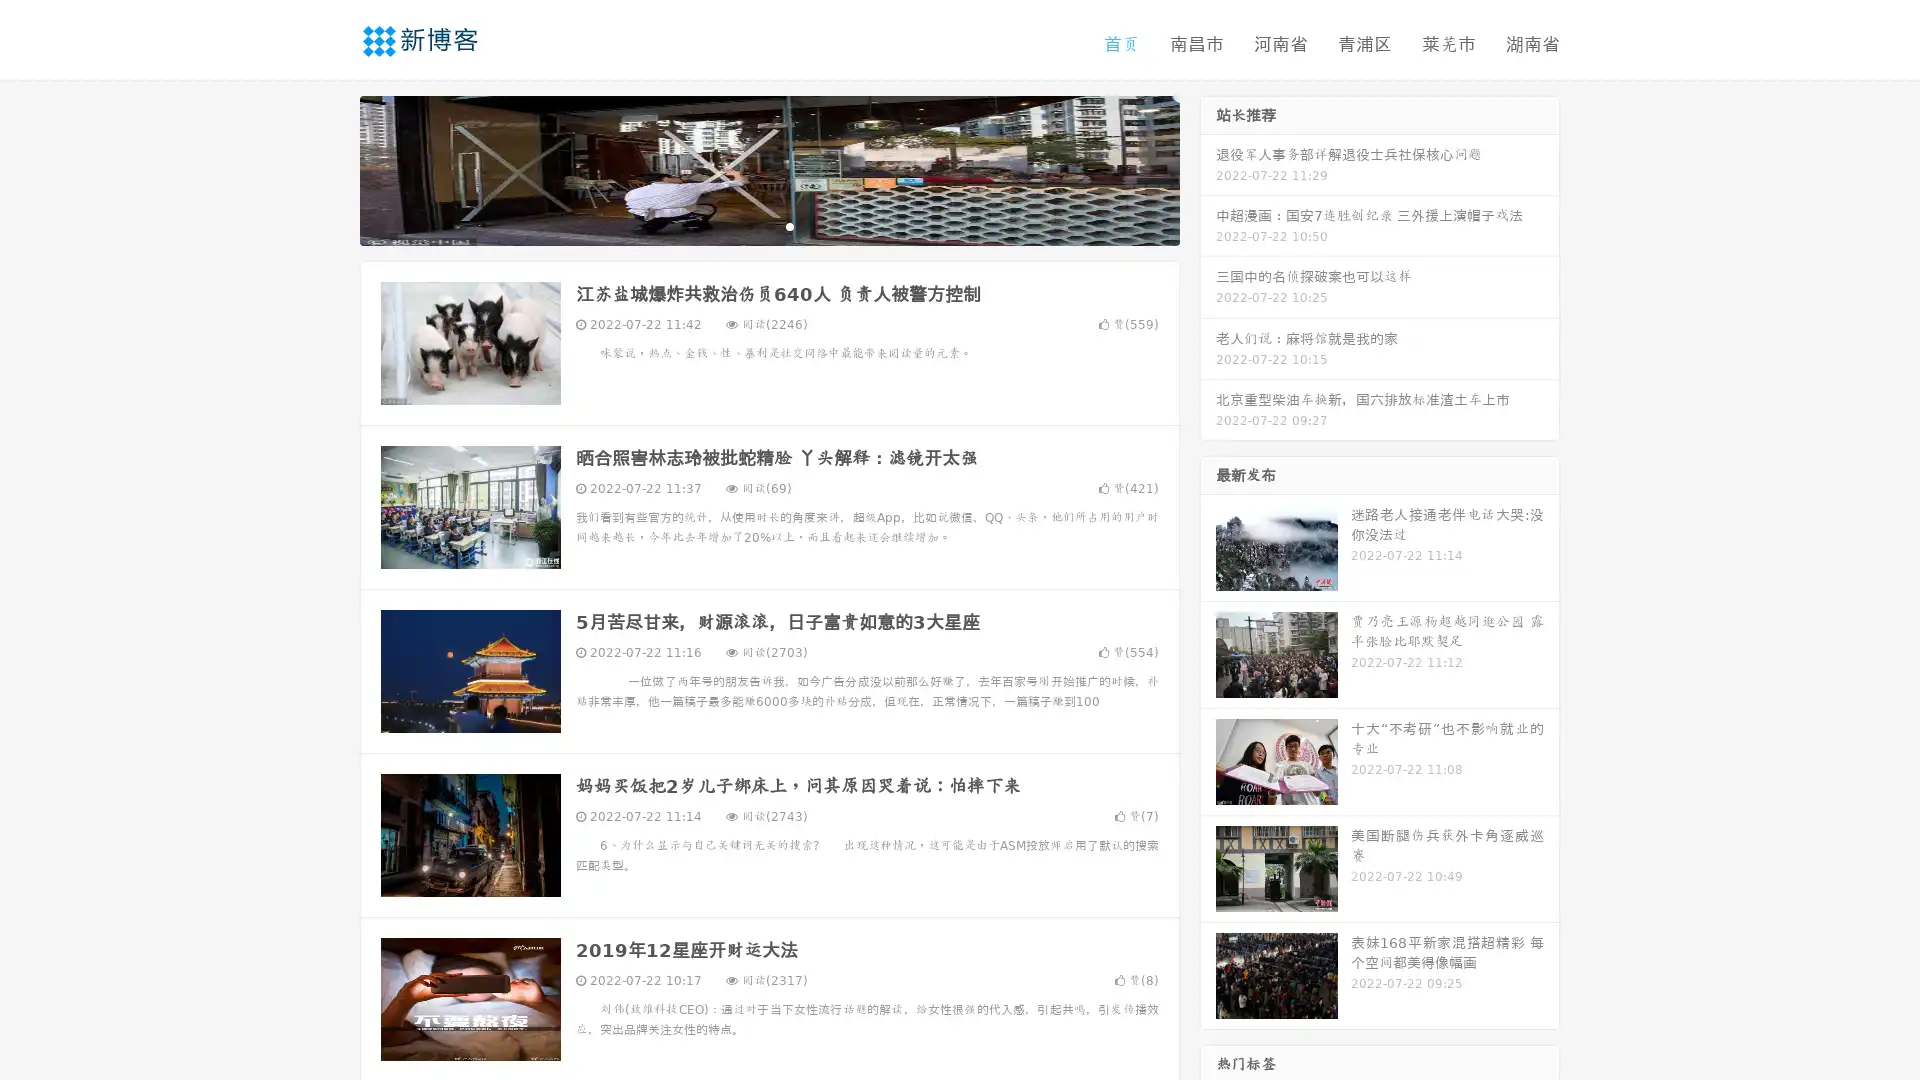  What do you see at coordinates (768, 225) in the screenshot?
I see `Go to slide 2` at bounding box center [768, 225].